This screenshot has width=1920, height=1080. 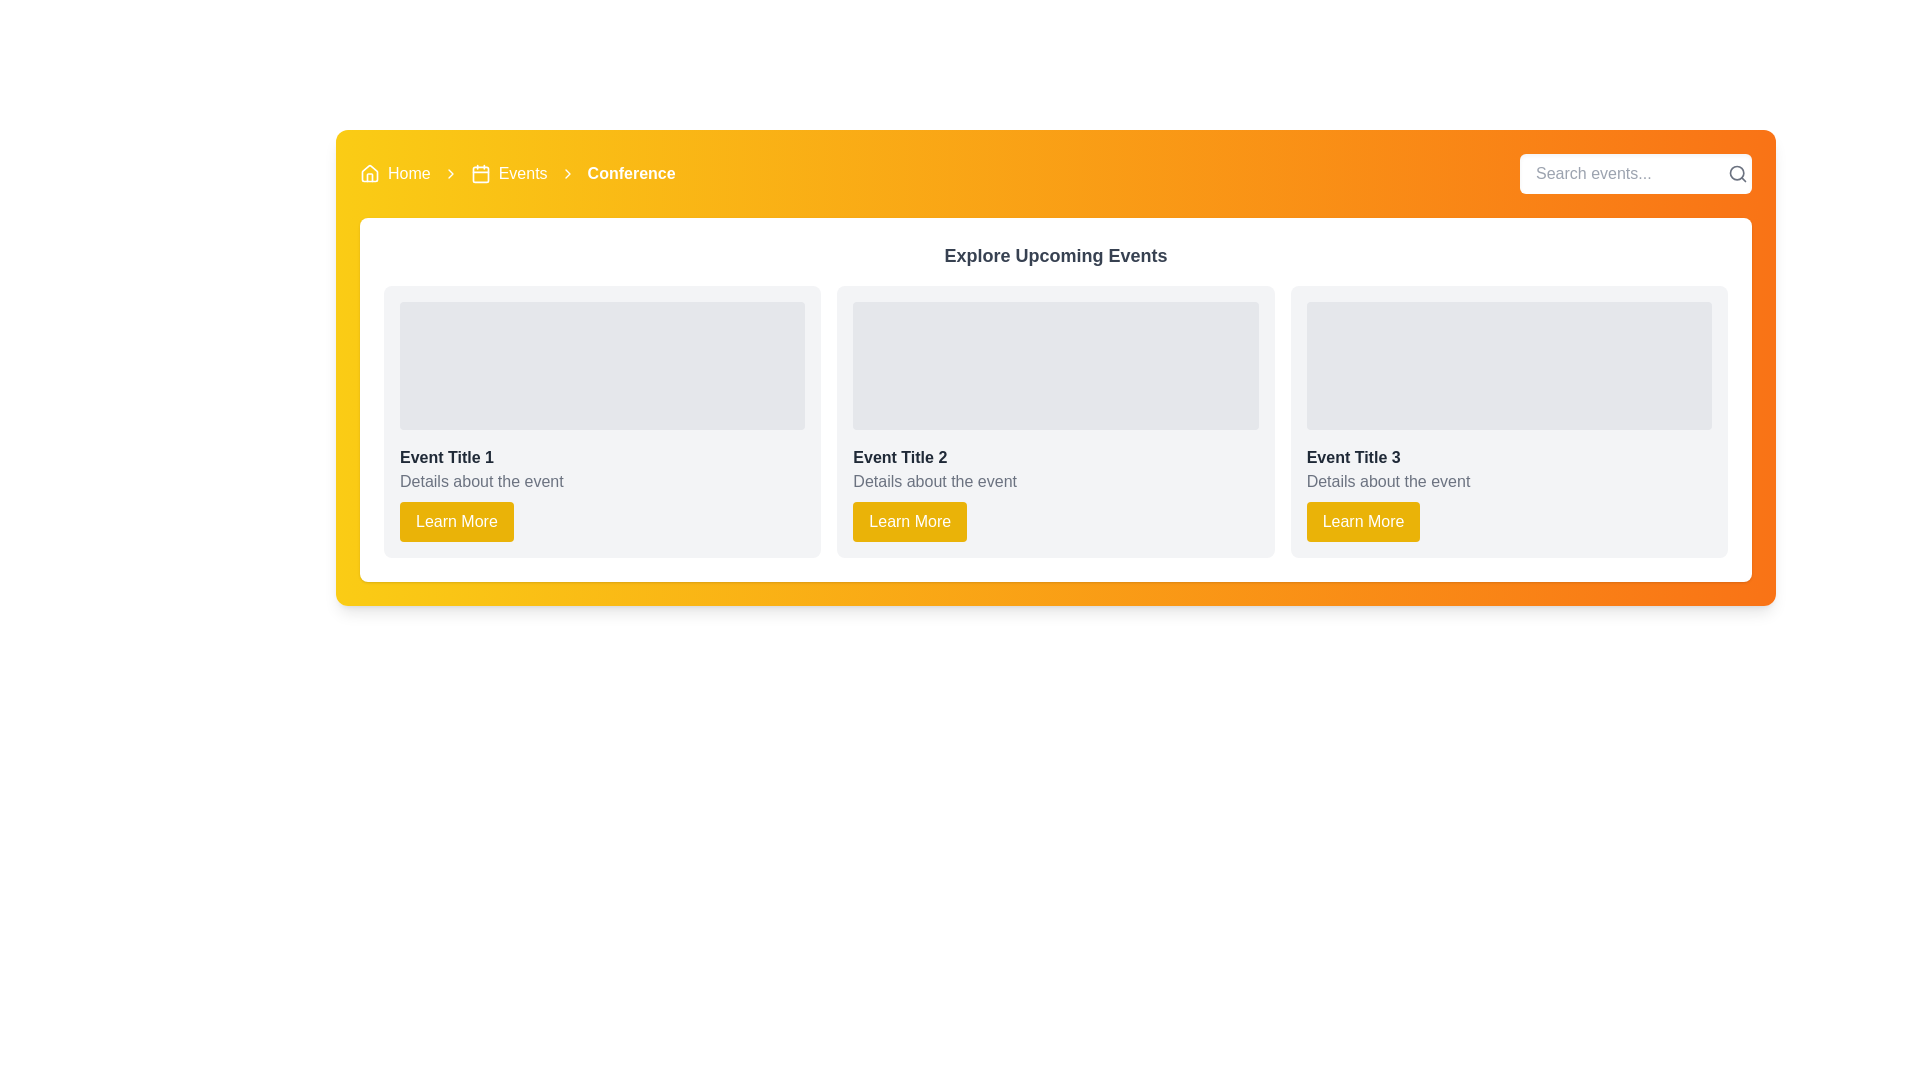 I want to click on the search icon located in the top right corner of the header section, so click(x=1636, y=172).